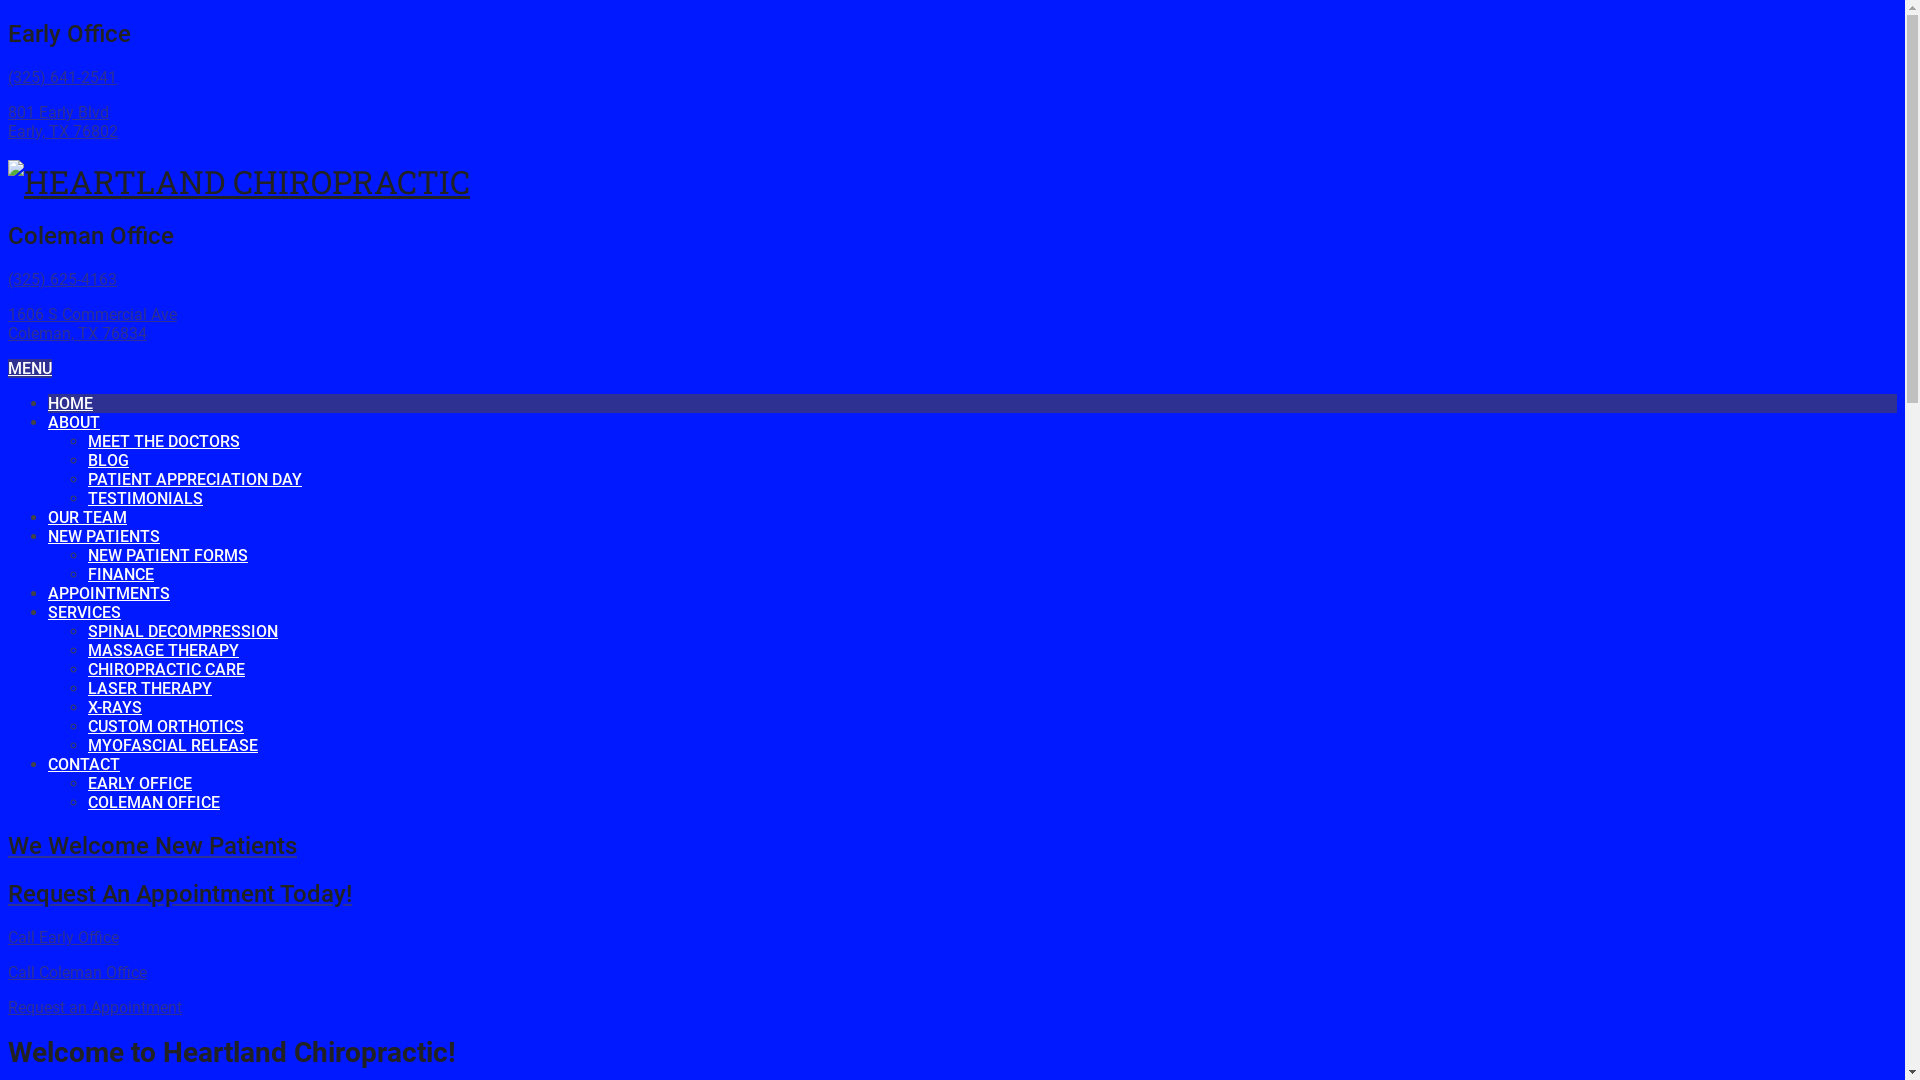  Describe the element at coordinates (148, 687) in the screenshot. I see `'LASER THERAPY'` at that location.